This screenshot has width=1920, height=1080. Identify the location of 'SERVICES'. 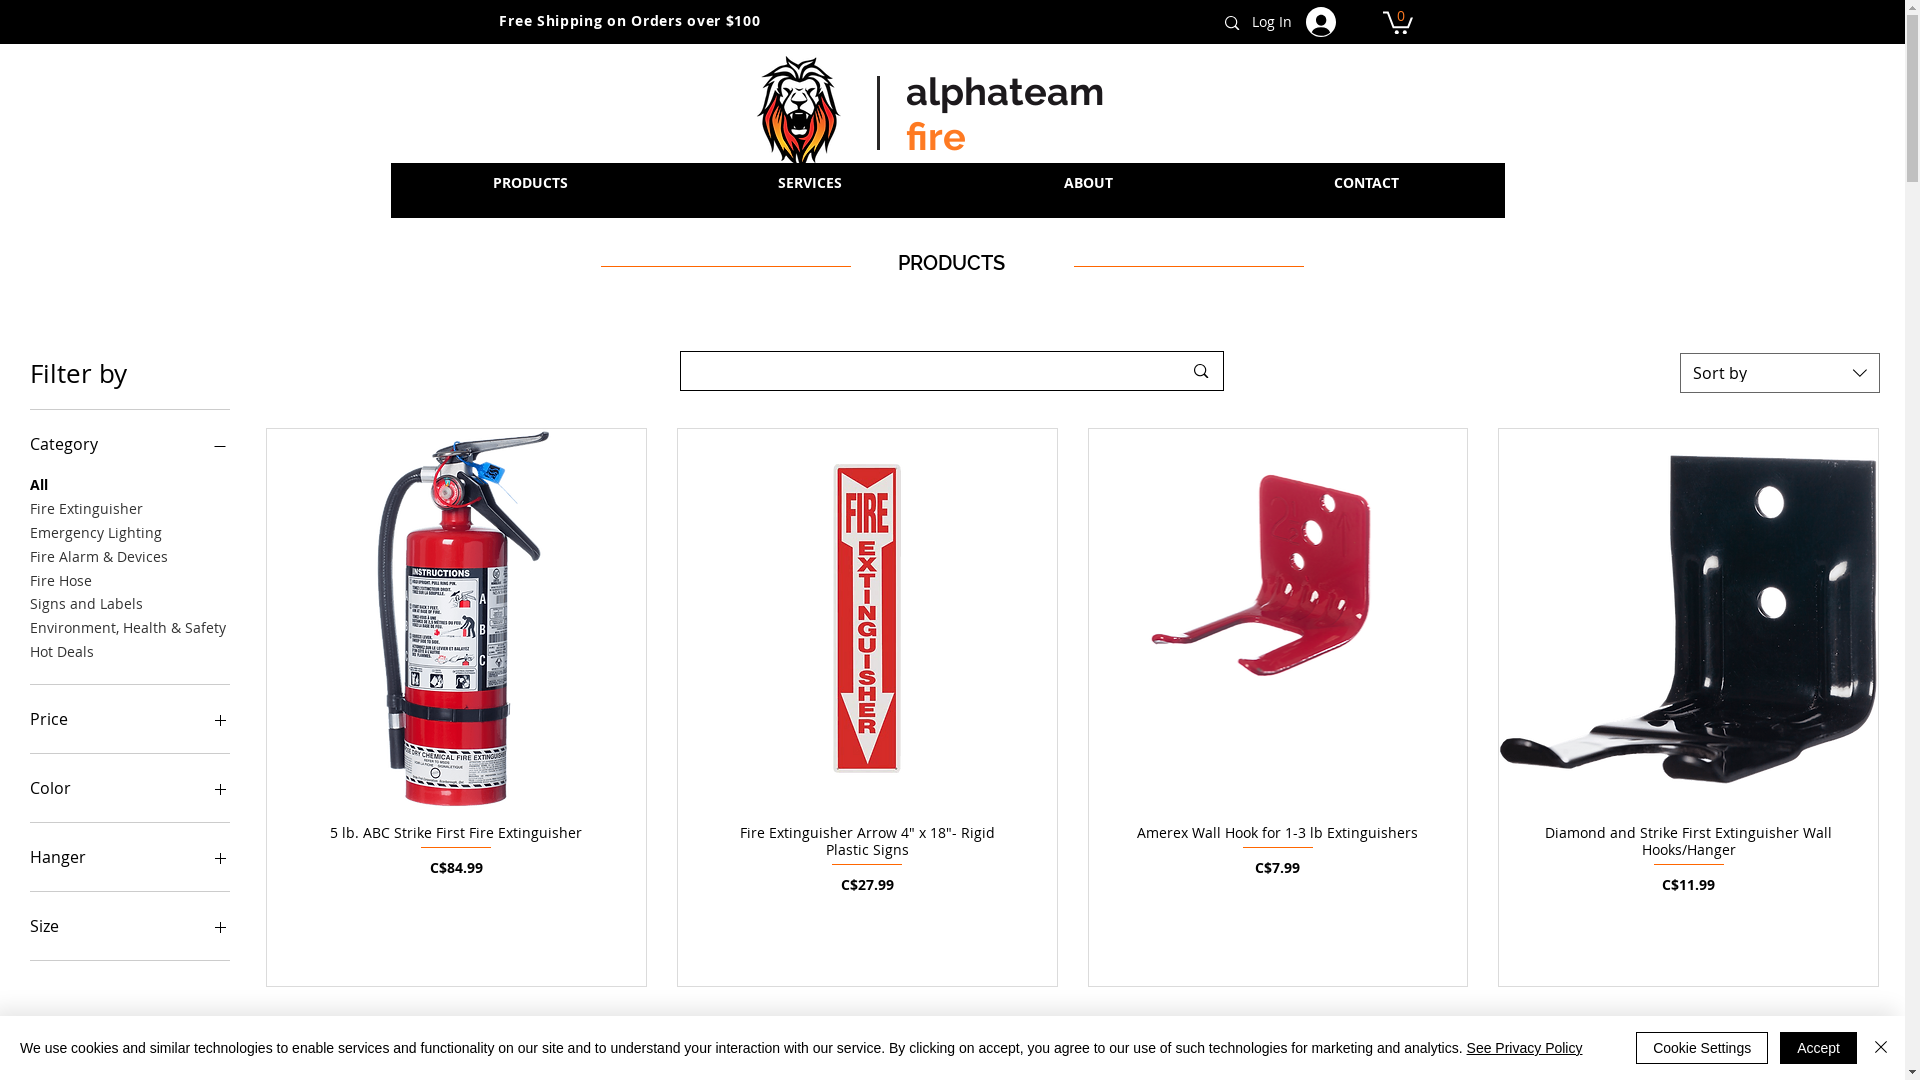
(809, 182).